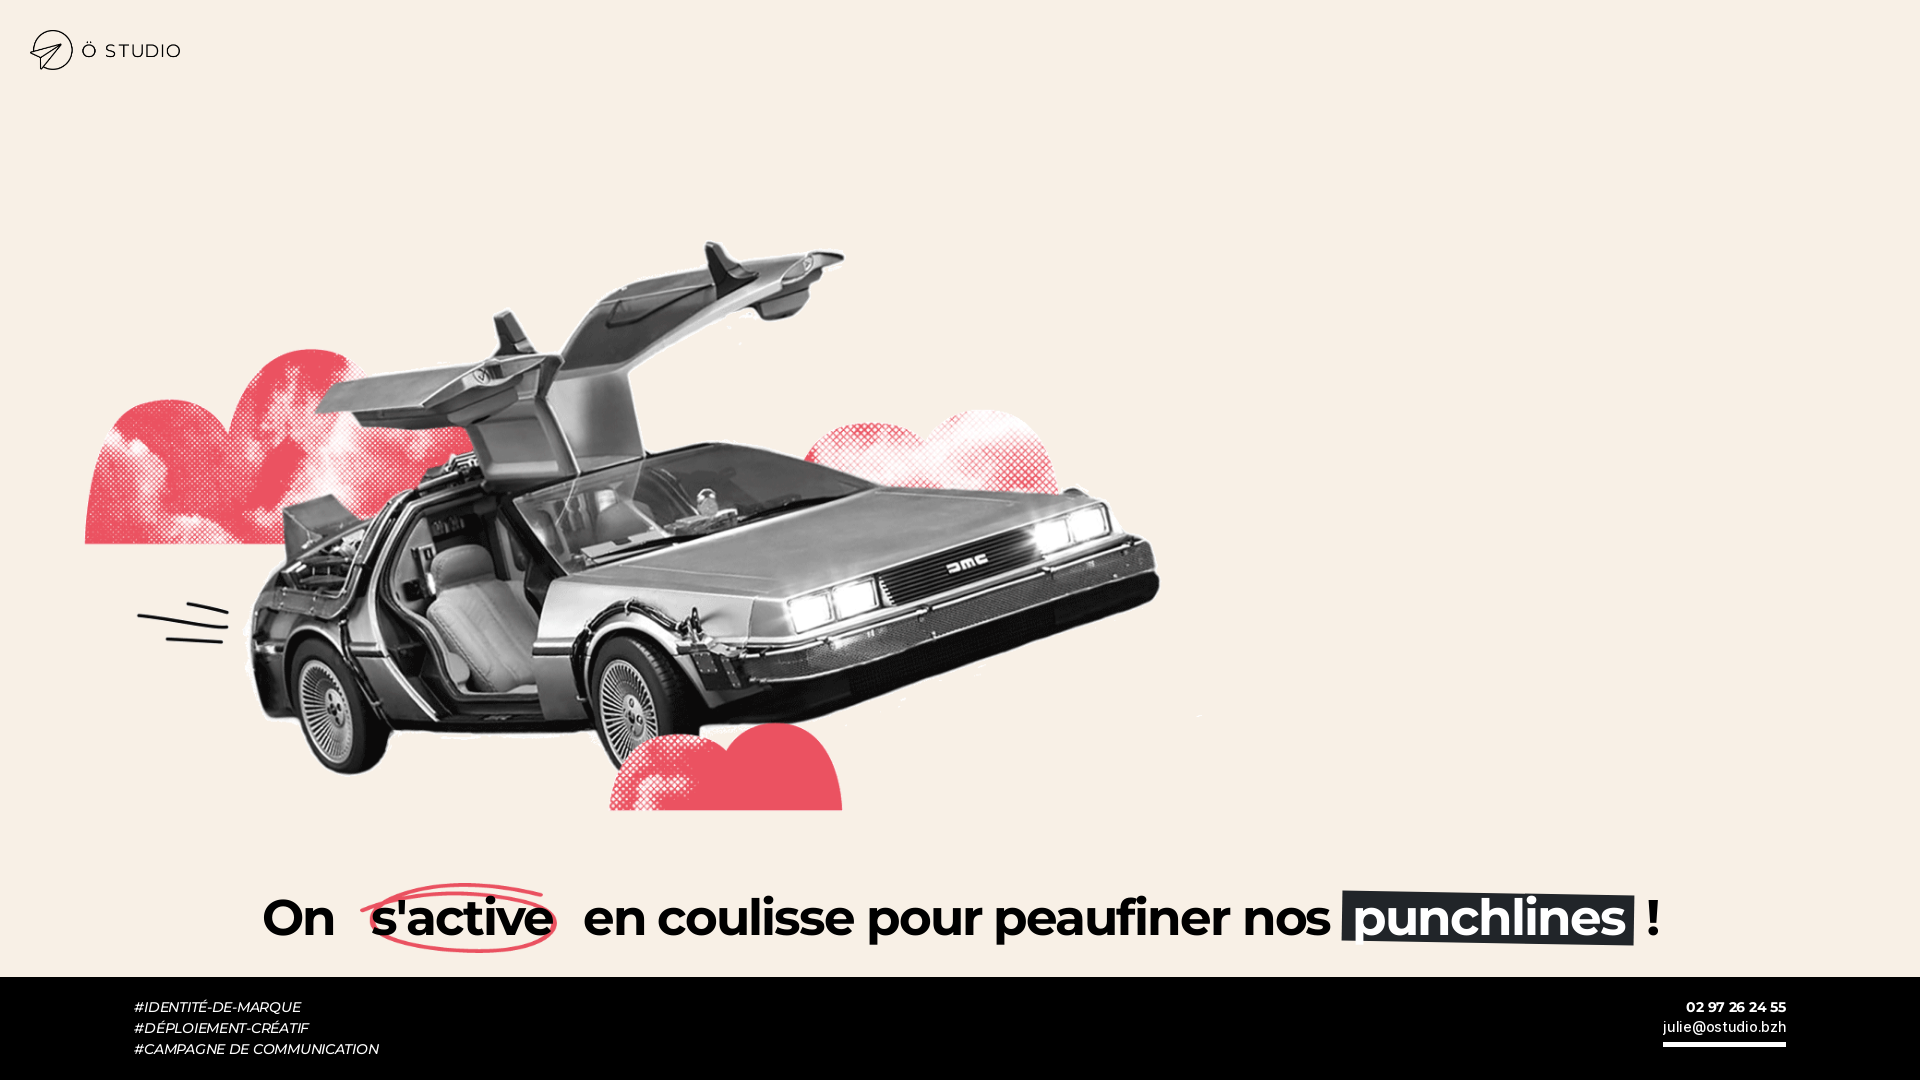  Describe the element at coordinates (1722, 1032) in the screenshot. I see `'julie@ostudio.bzh'` at that location.